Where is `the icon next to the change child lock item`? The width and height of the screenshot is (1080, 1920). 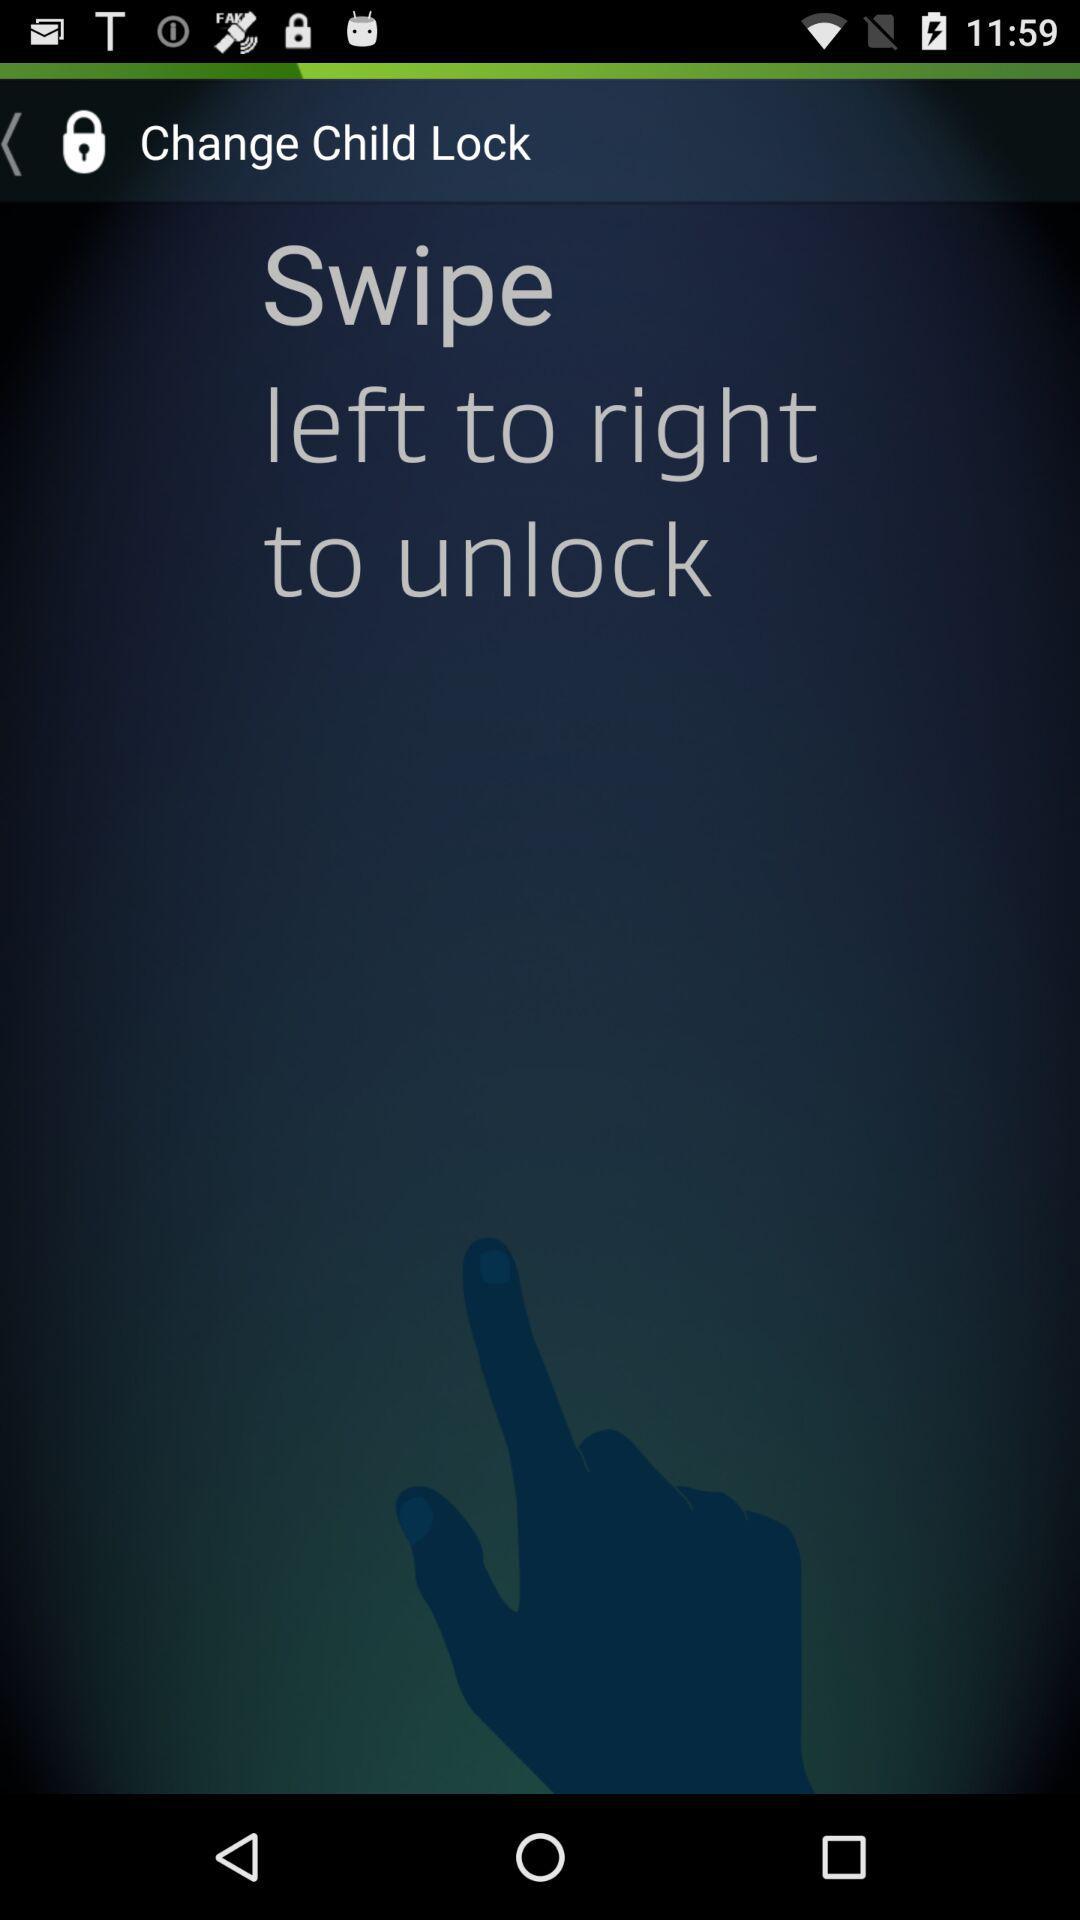
the icon next to the change child lock item is located at coordinates (61, 140).